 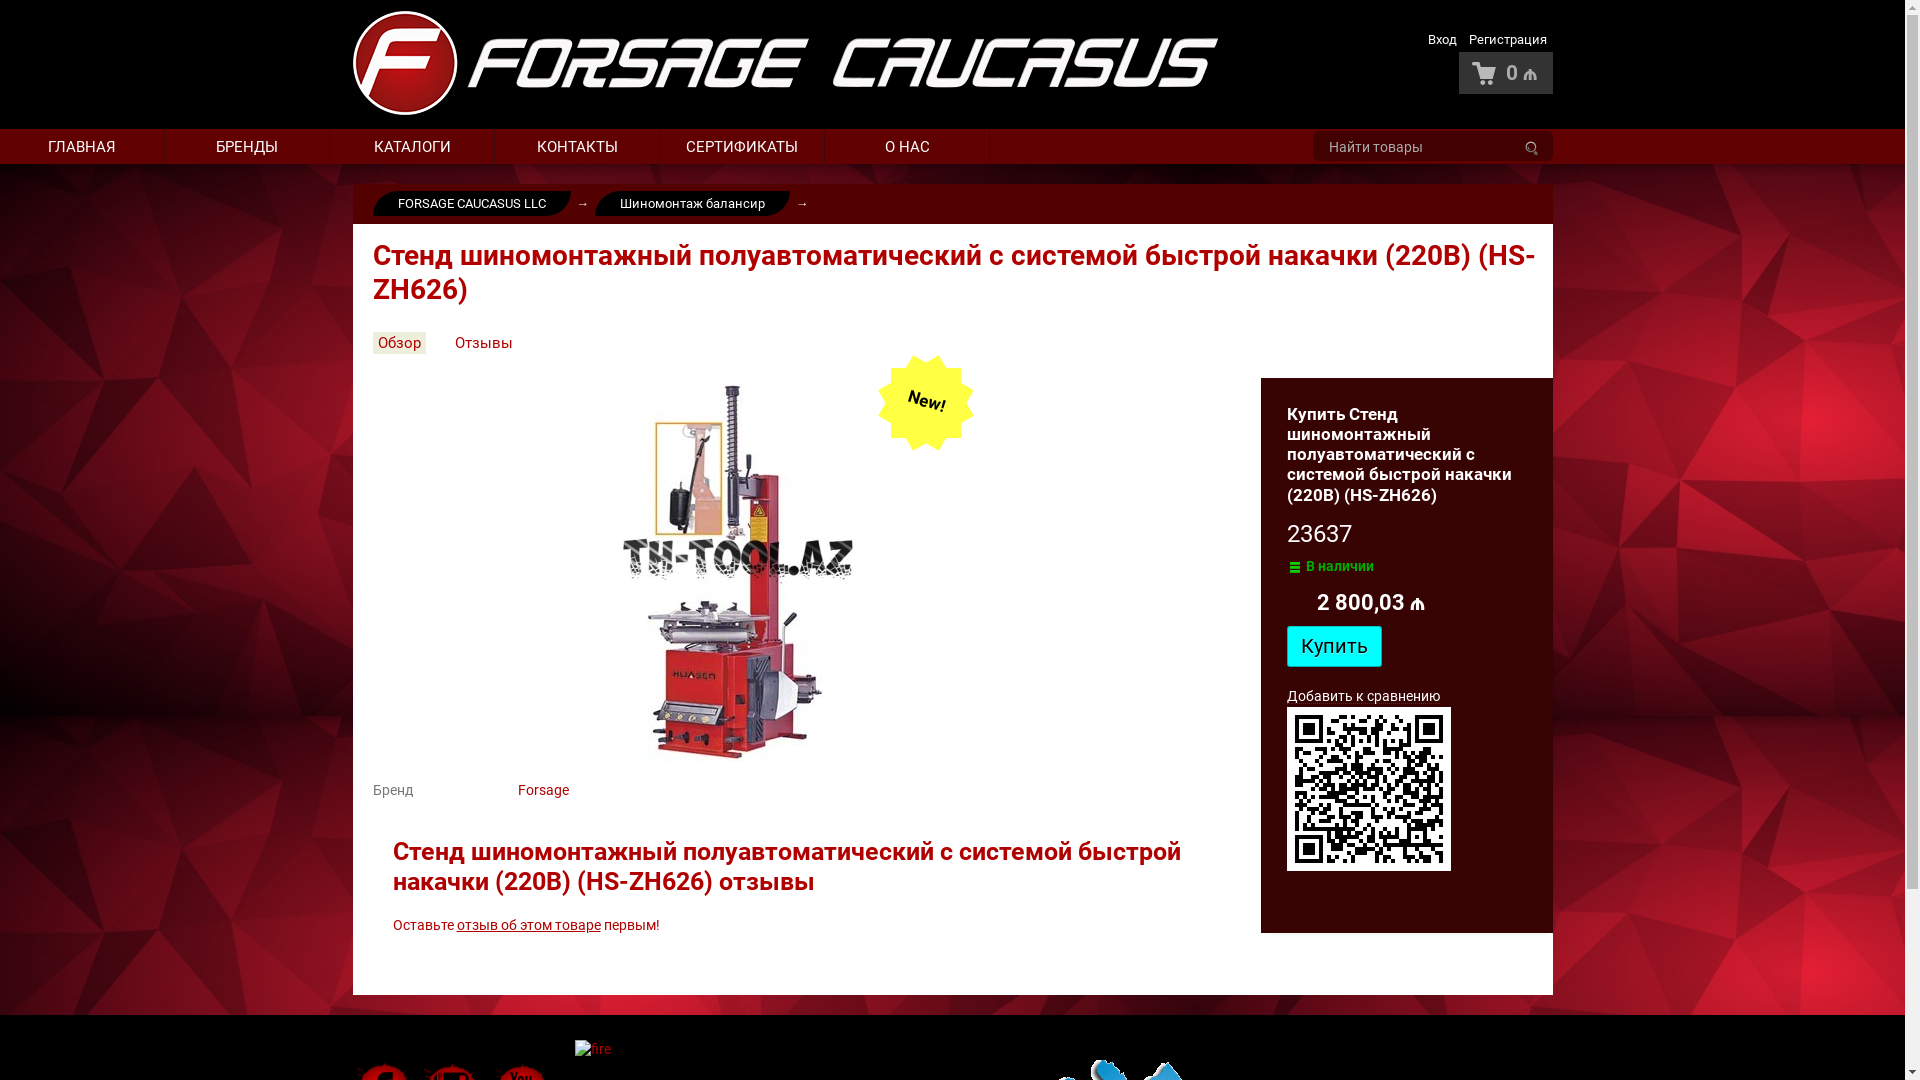 What do you see at coordinates (469, 203) in the screenshot?
I see `'FORSAGE CAUCASUS LLC'` at bounding box center [469, 203].